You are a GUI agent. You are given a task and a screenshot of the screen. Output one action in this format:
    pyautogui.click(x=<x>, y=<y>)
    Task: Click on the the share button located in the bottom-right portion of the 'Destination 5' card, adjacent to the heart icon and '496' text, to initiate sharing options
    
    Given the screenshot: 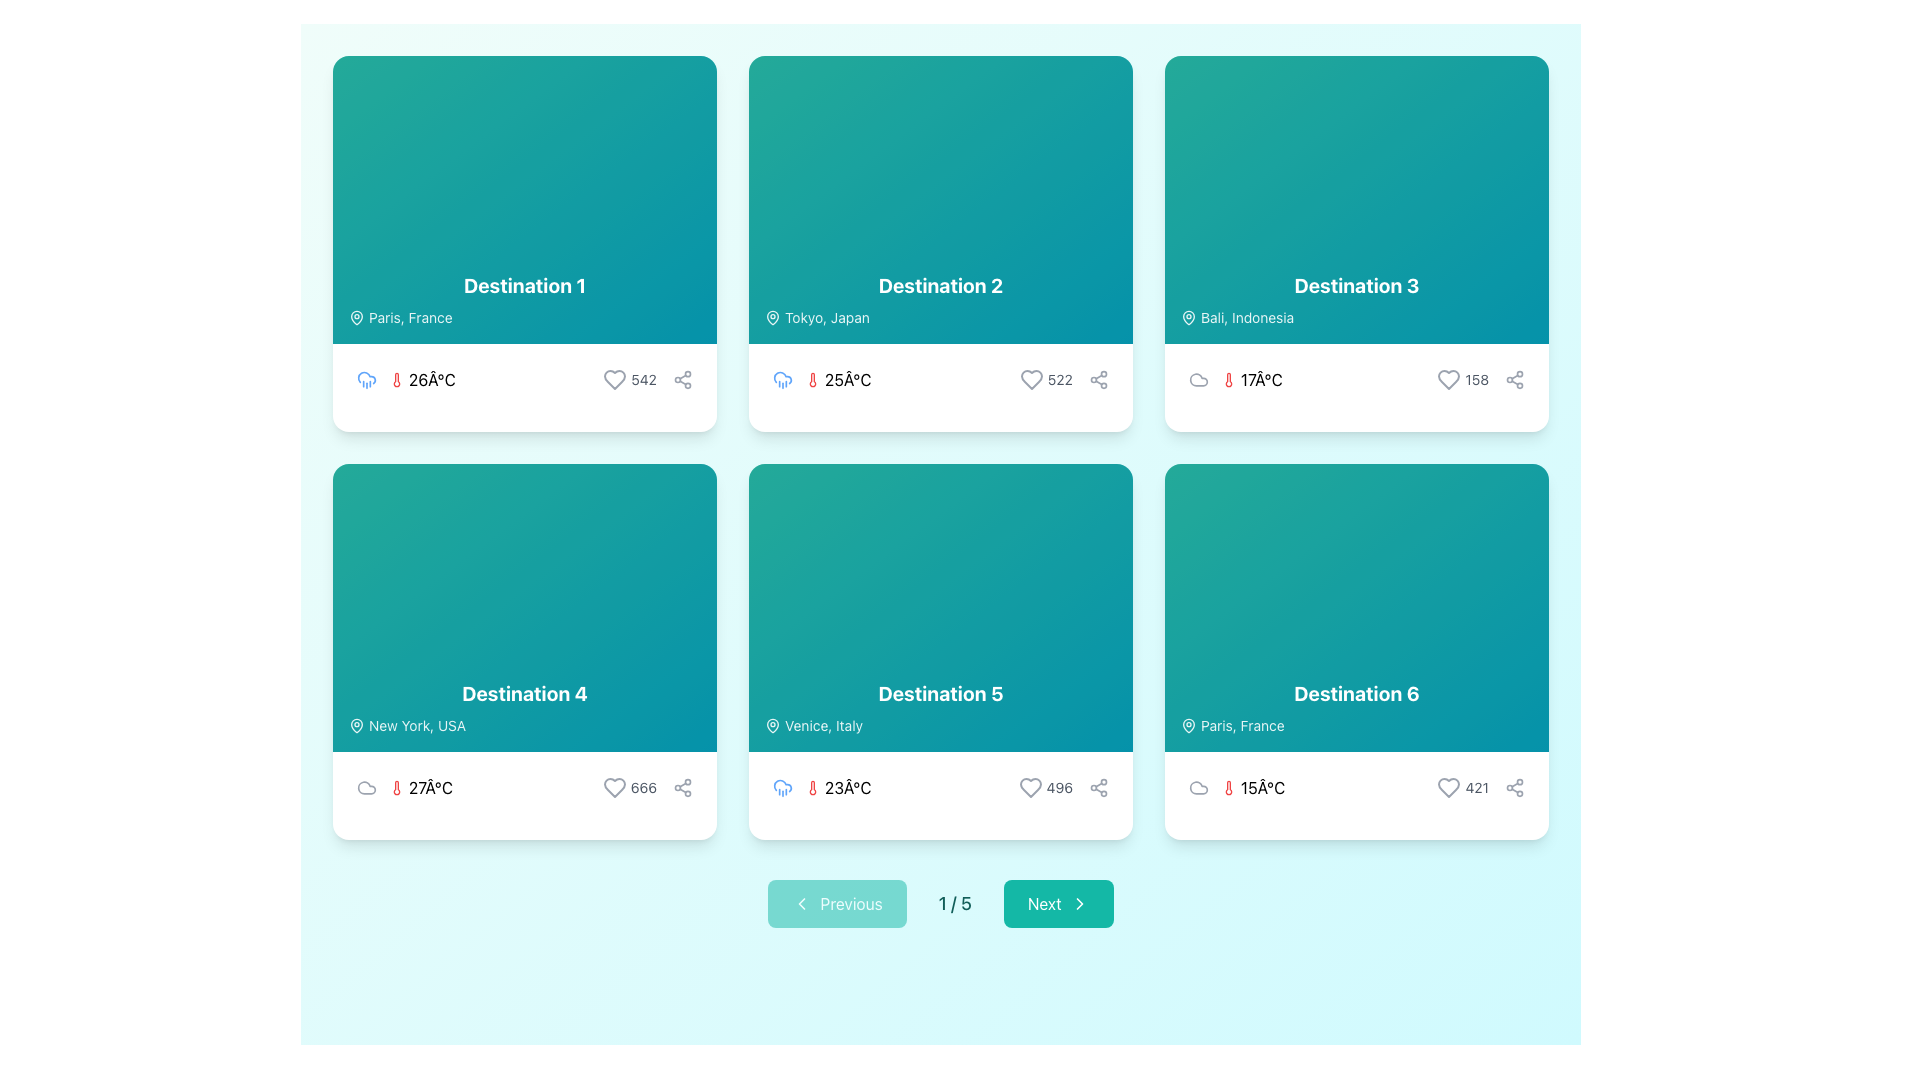 What is the action you would take?
    pyautogui.click(x=1098, y=786)
    